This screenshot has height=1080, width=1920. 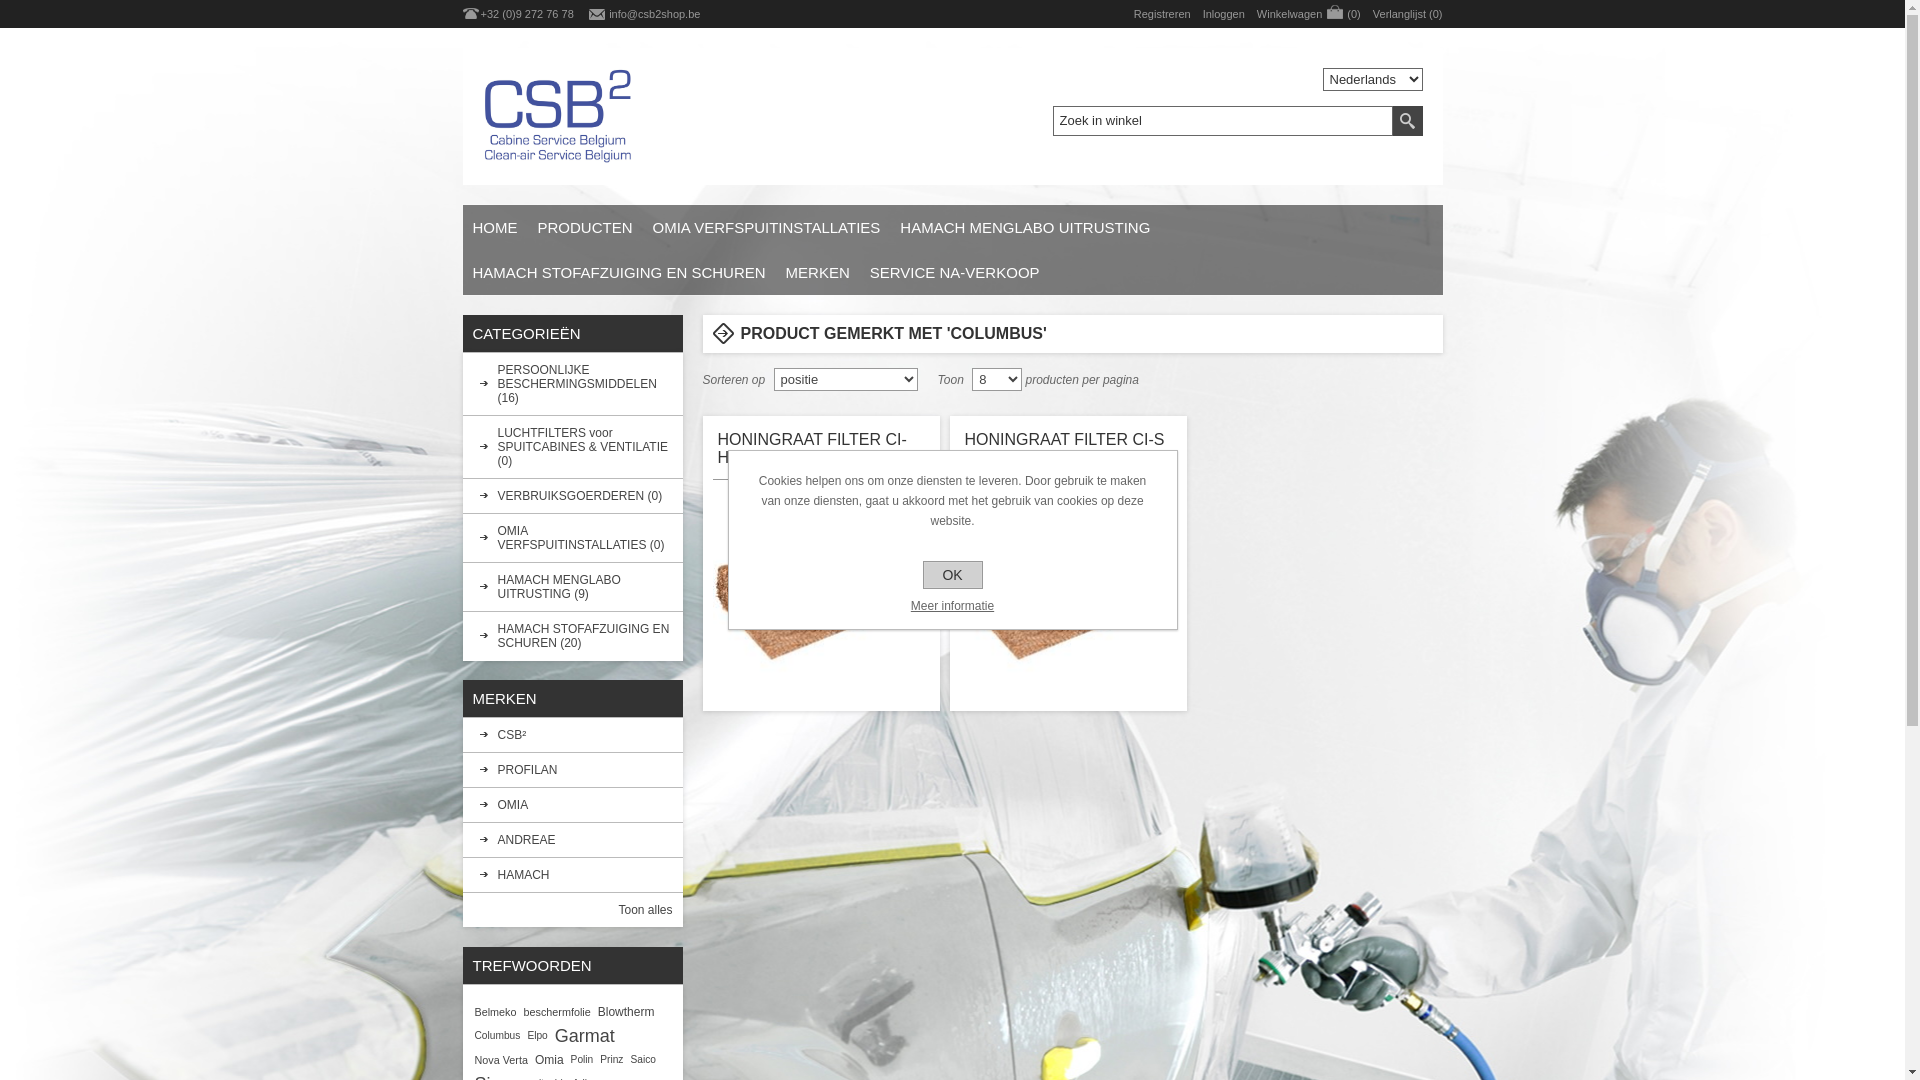 What do you see at coordinates (1162, 14) in the screenshot?
I see `'Registreren'` at bounding box center [1162, 14].